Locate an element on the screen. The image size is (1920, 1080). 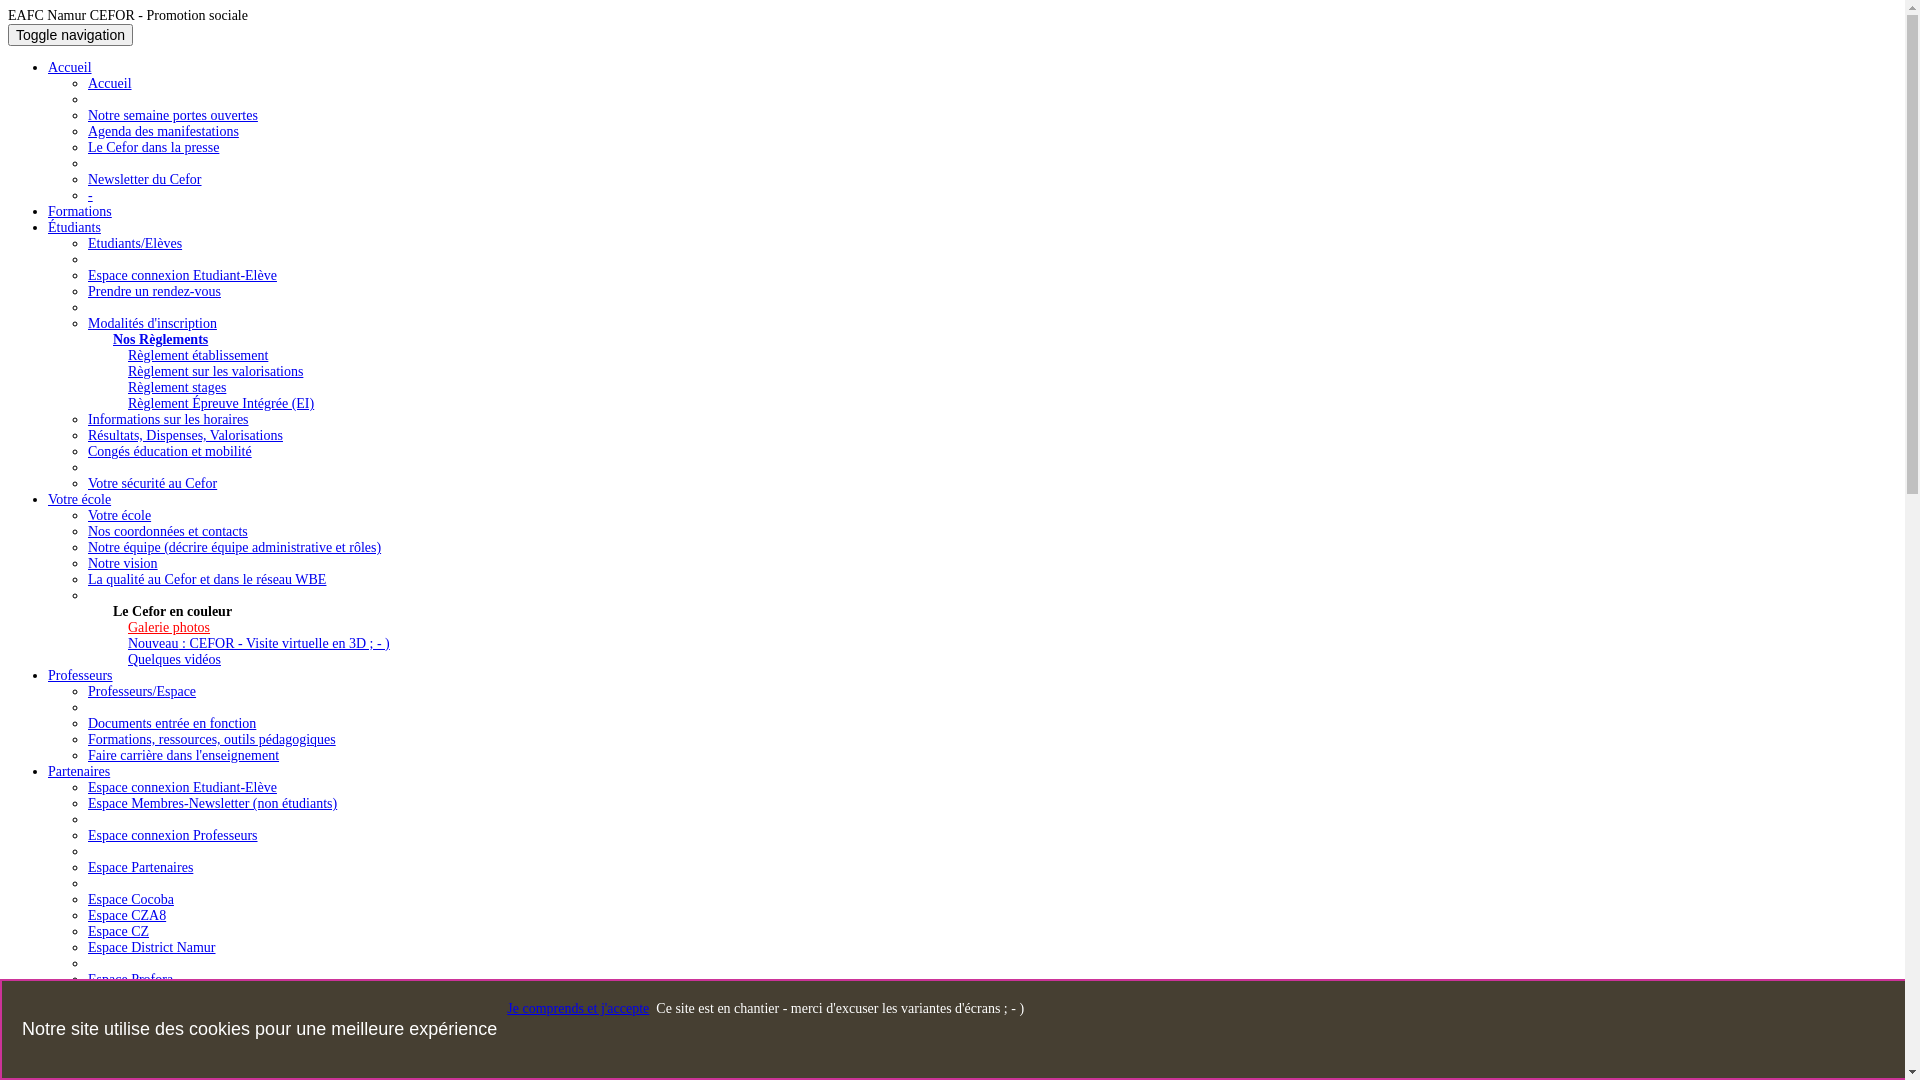
'Espace CSR-EPS' is located at coordinates (86, 995).